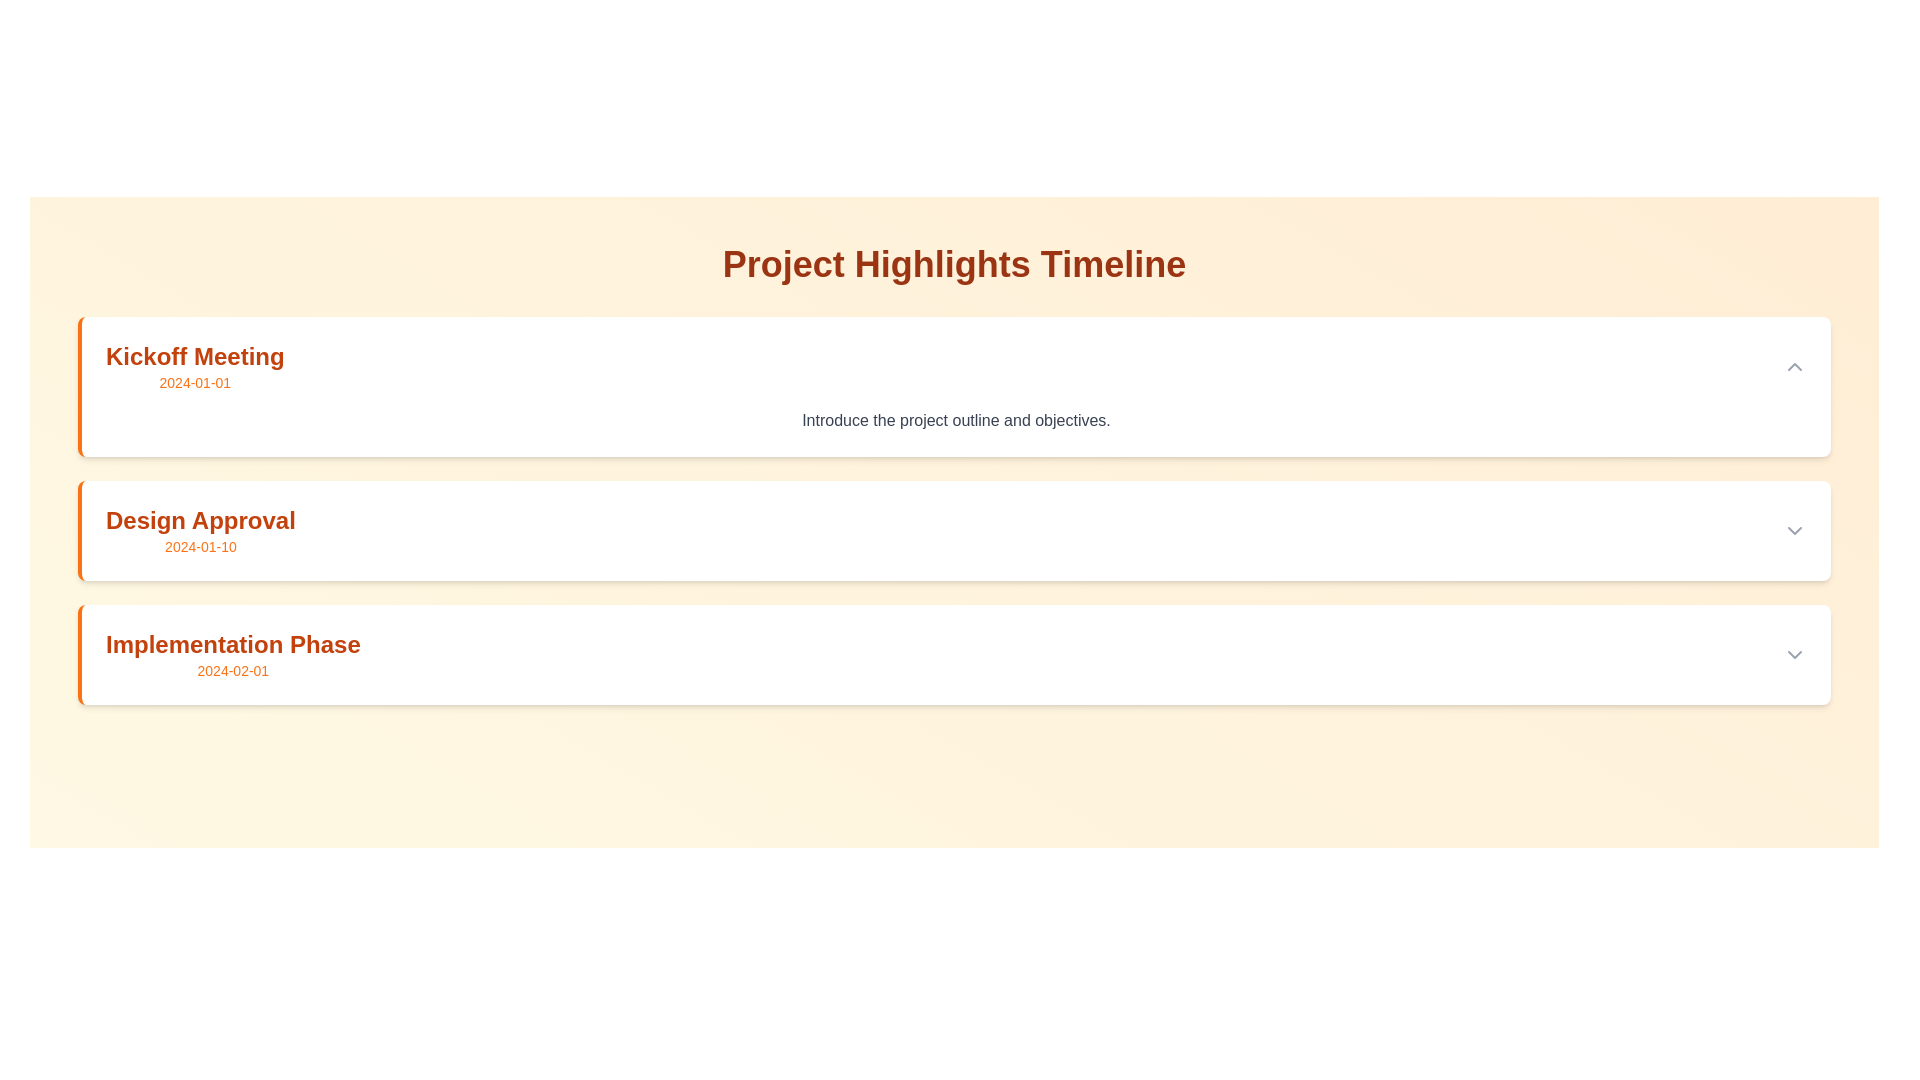  Describe the element at coordinates (1795, 530) in the screenshot. I see `the downward-pointing chevron icon in the 'Design Approval' panel of the 'Project Highlights Timeline' section` at that location.